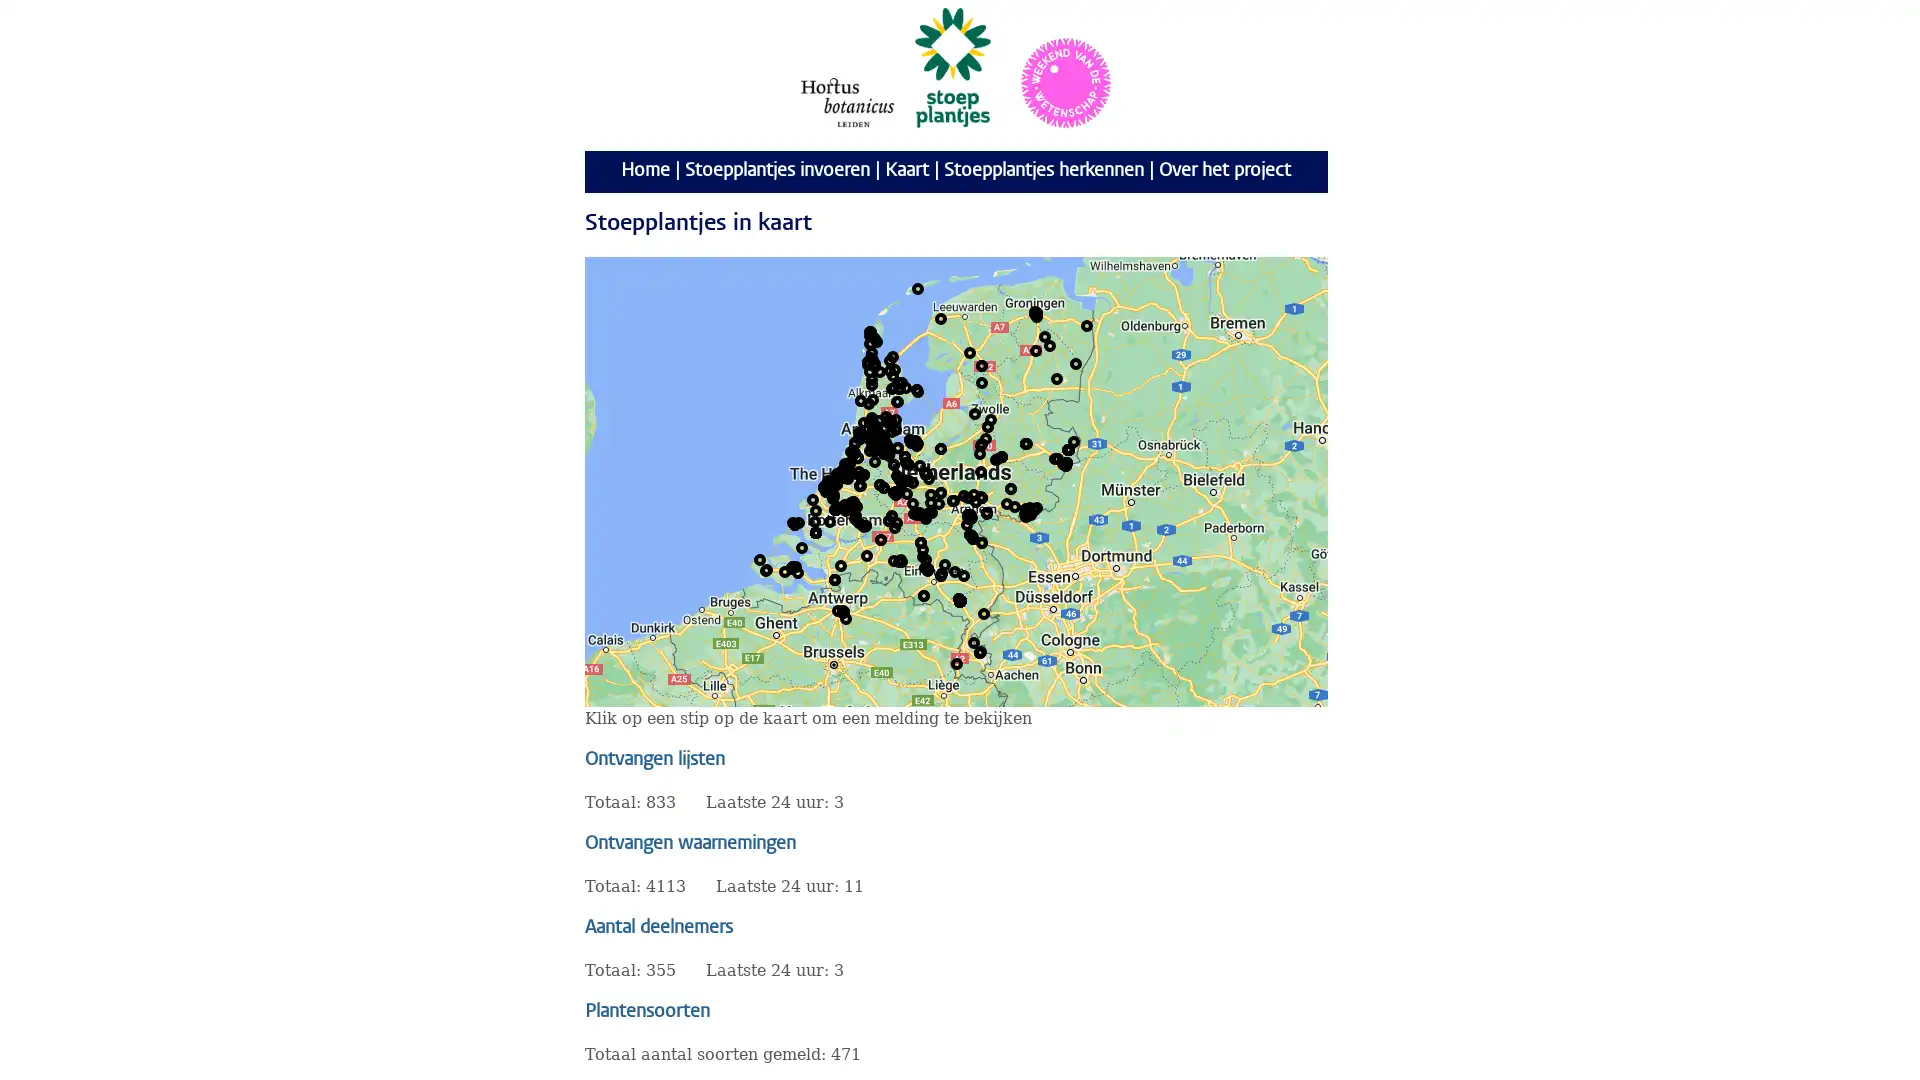  Describe the element at coordinates (969, 532) in the screenshot. I see `Telling van Noud Toonen op 04 december 2021` at that location.